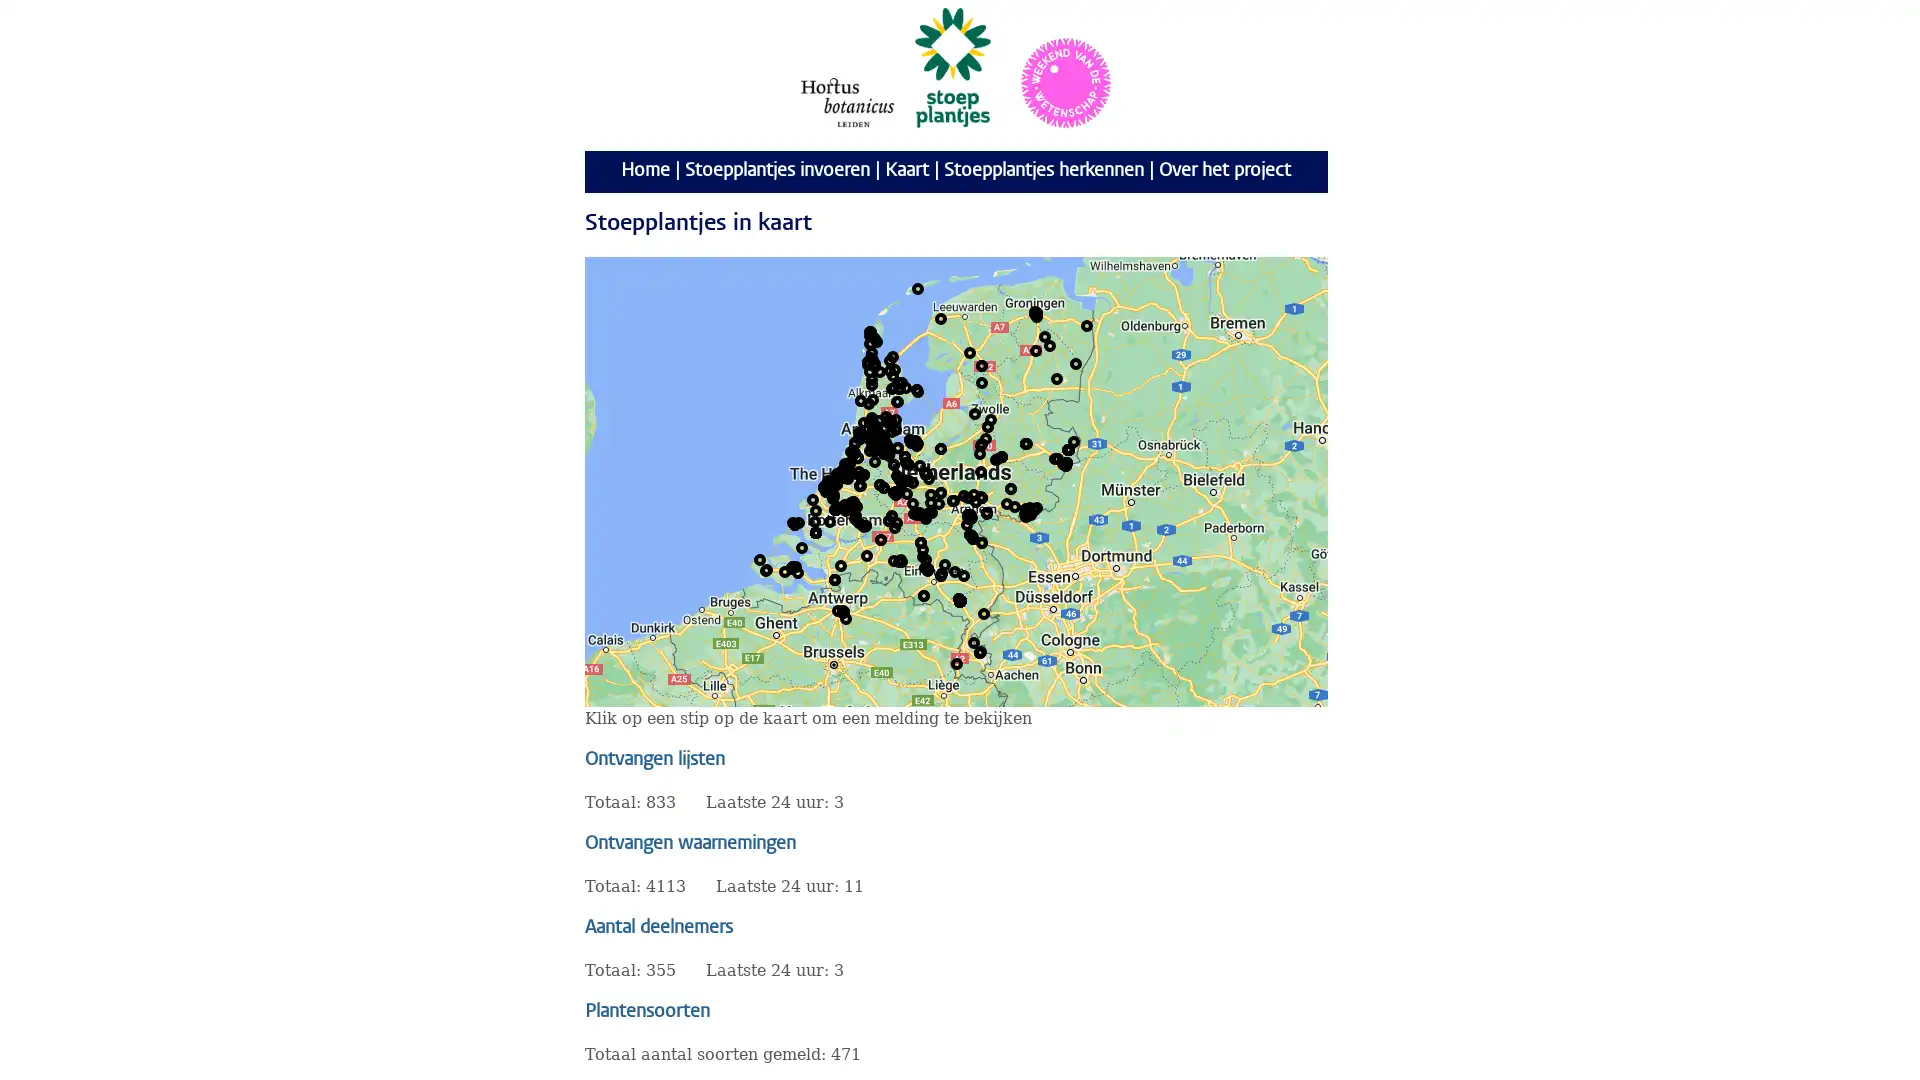  Describe the element at coordinates (969, 532) in the screenshot. I see `Telling van Noud Toonen op 04 december 2021` at that location.